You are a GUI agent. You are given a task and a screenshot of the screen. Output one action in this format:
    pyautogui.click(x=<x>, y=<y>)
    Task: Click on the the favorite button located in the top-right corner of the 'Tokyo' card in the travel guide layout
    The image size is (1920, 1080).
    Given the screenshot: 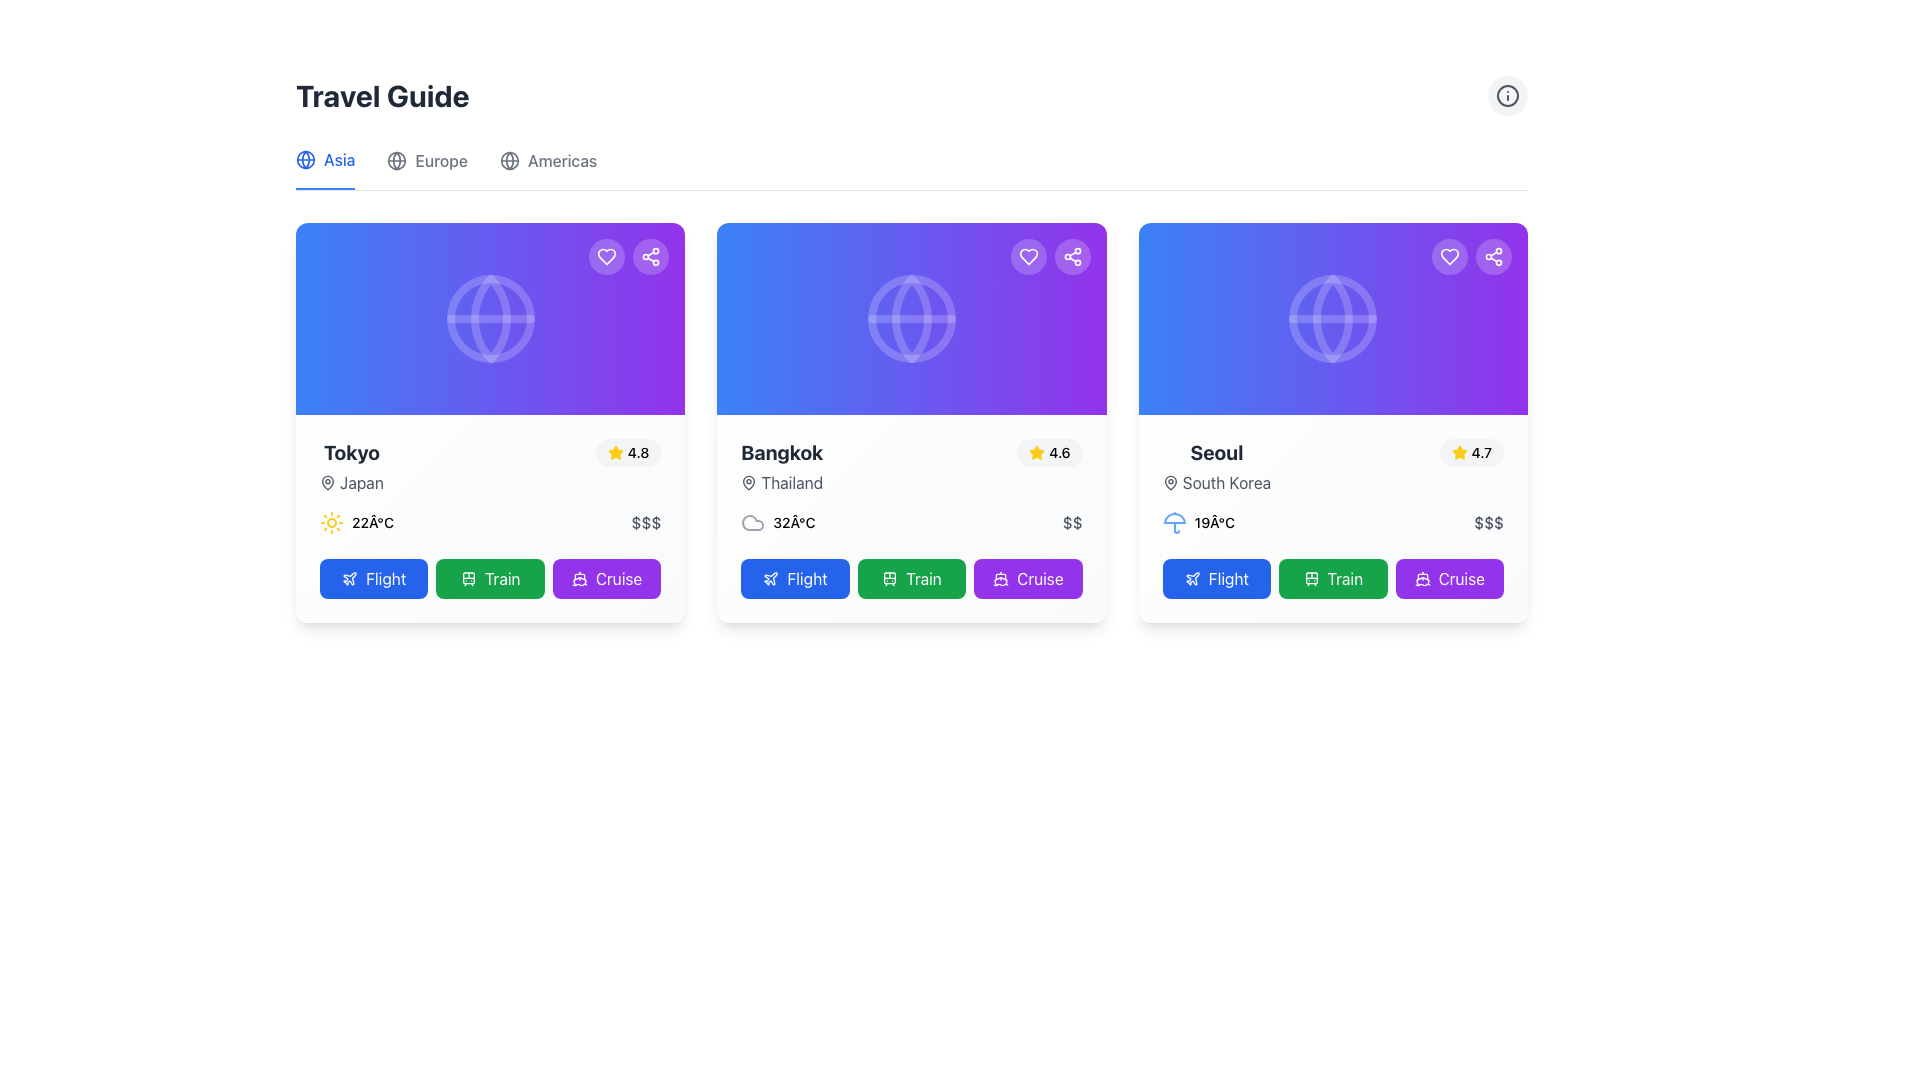 What is the action you would take?
    pyautogui.click(x=606, y=256)
    